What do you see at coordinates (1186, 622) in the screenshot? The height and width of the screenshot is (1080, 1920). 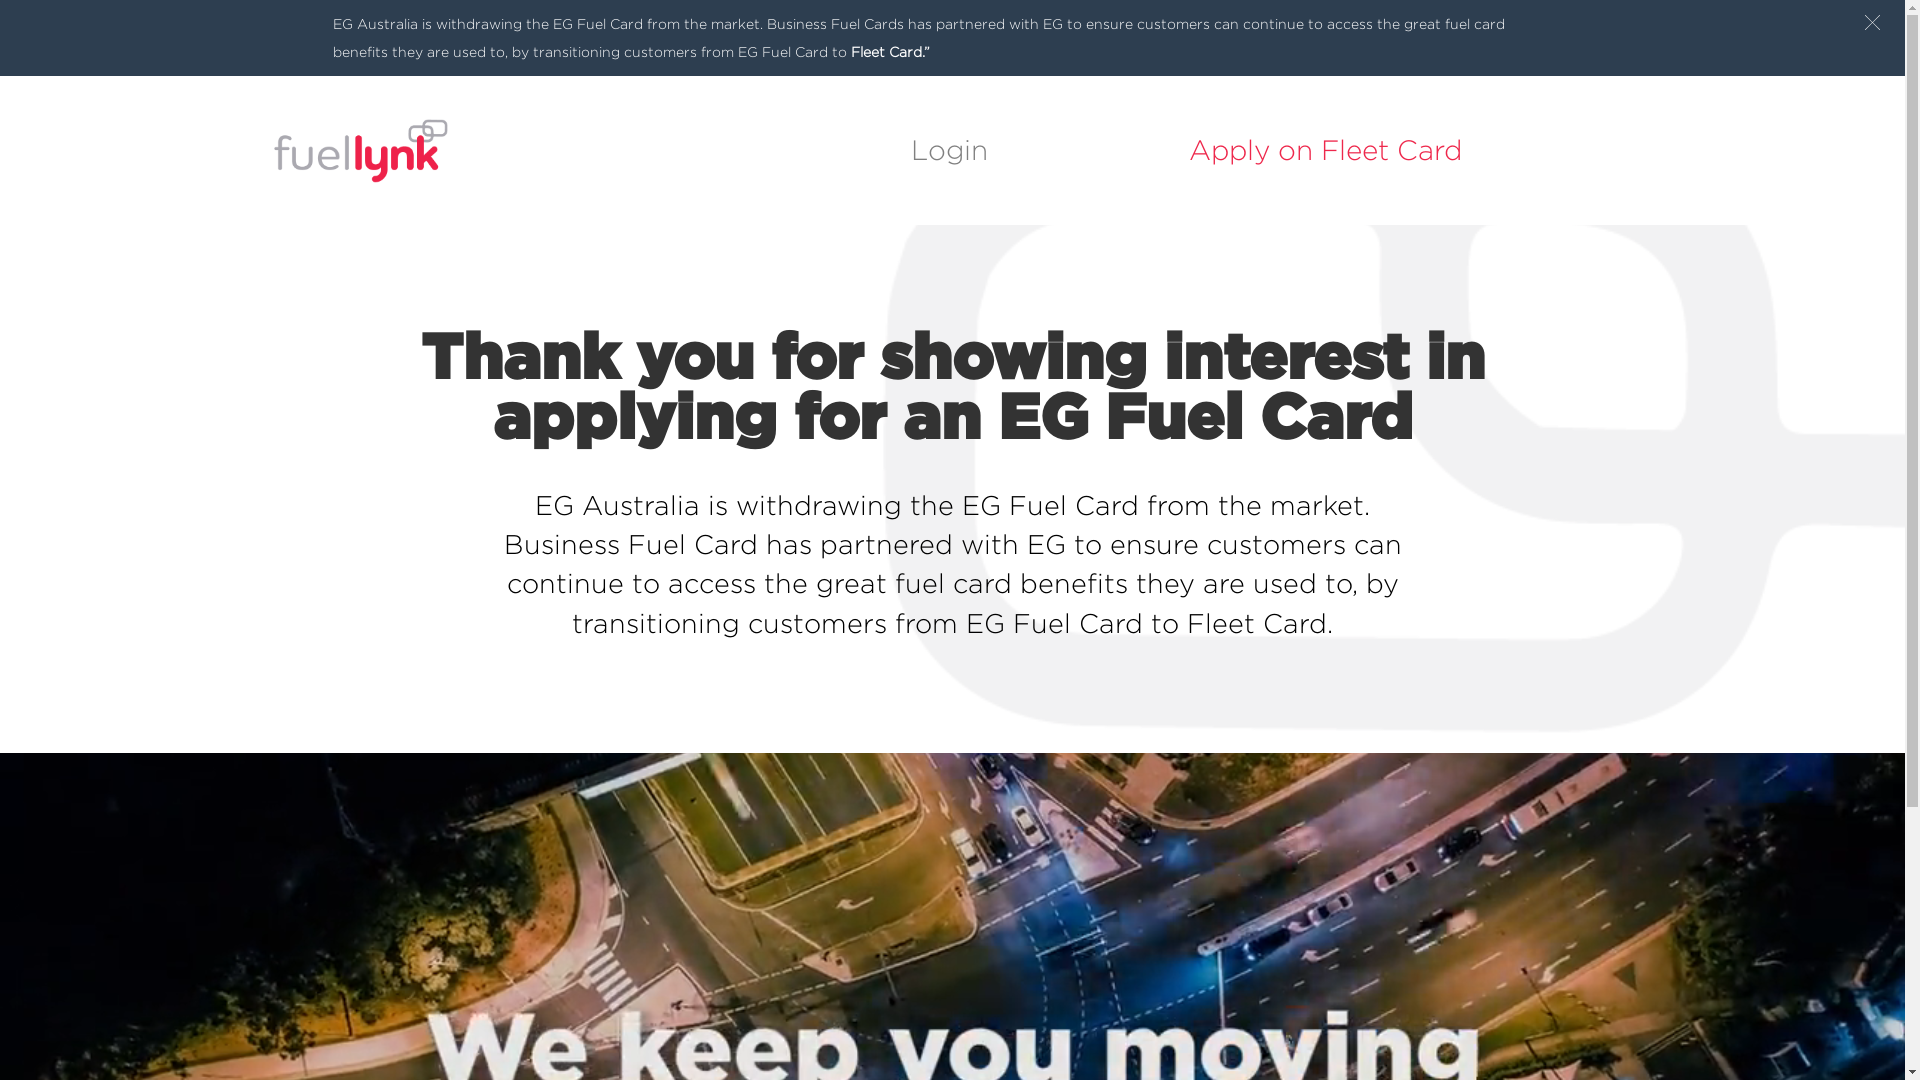 I see `'Fleet Card.'` at bounding box center [1186, 622].